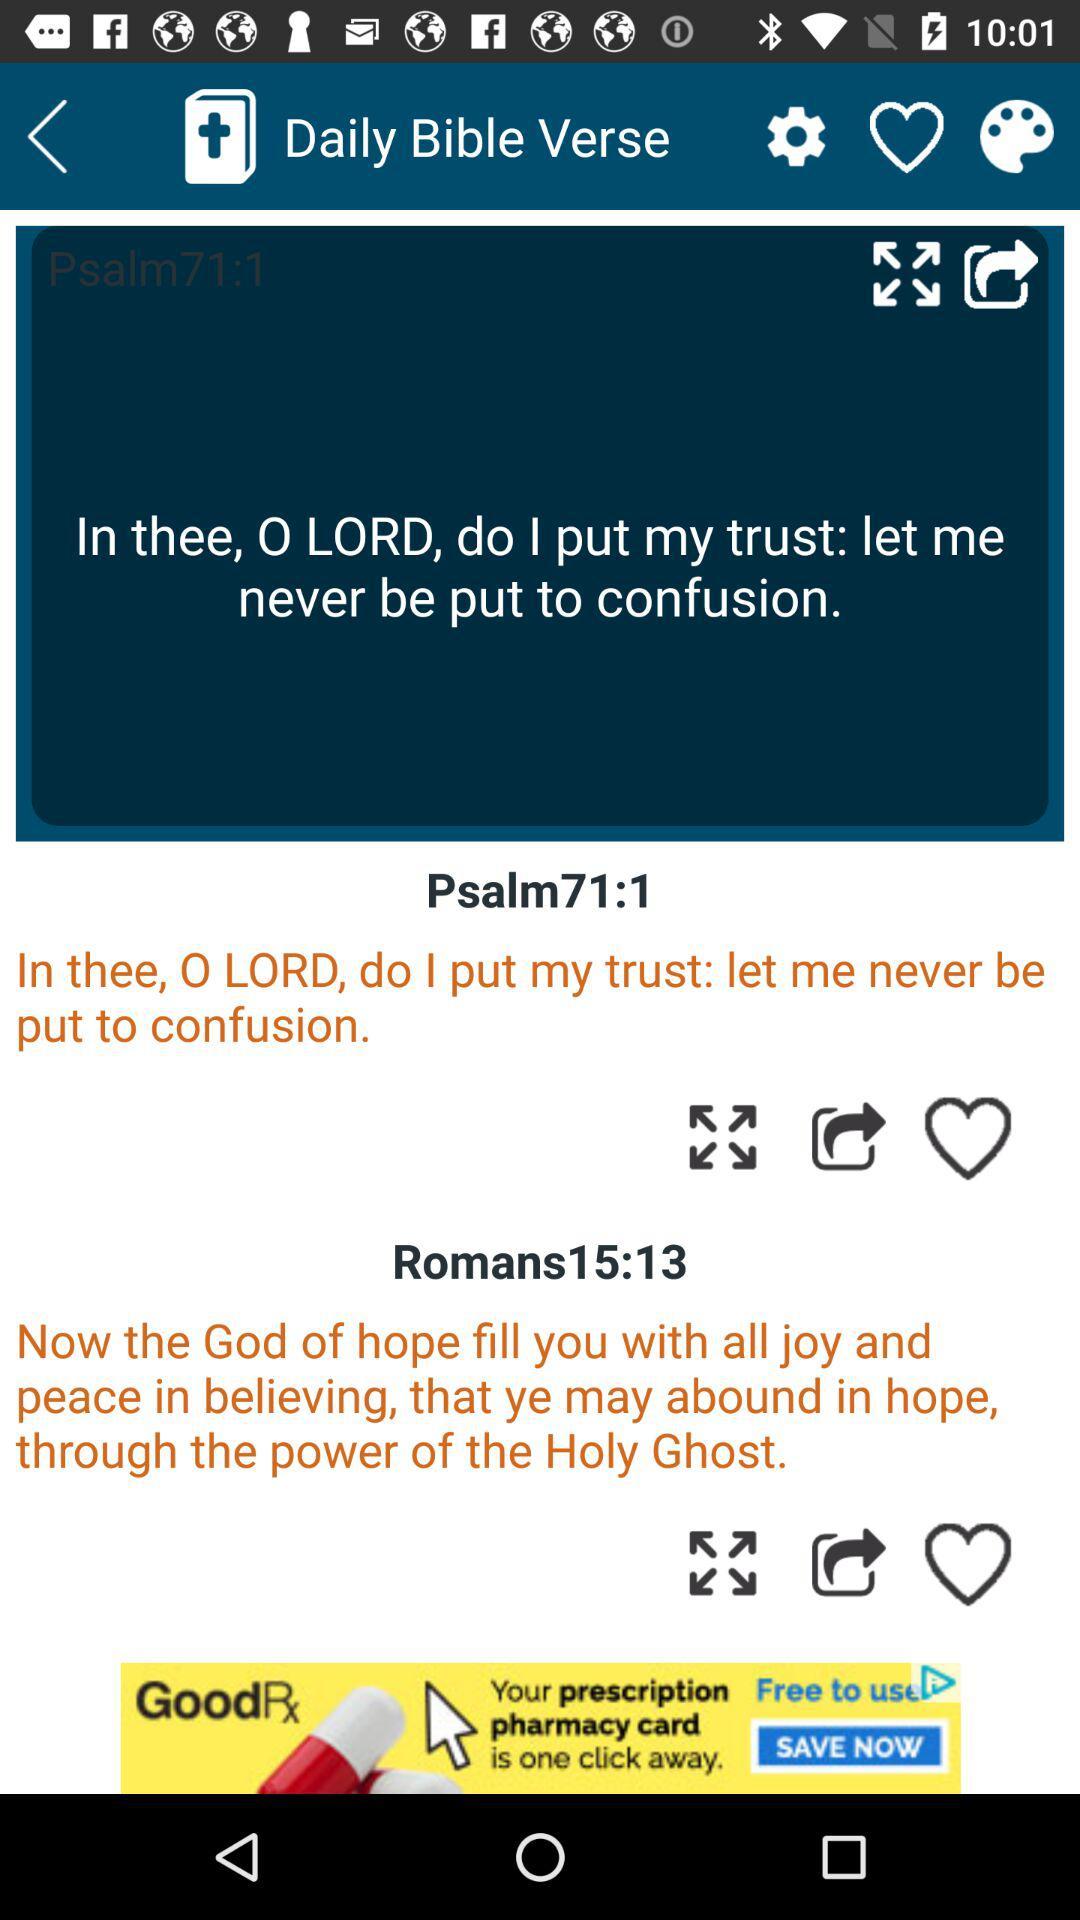  Describe the element at coordinates (906, 272) in the screenshot. I see `rotate of the video` at that location.